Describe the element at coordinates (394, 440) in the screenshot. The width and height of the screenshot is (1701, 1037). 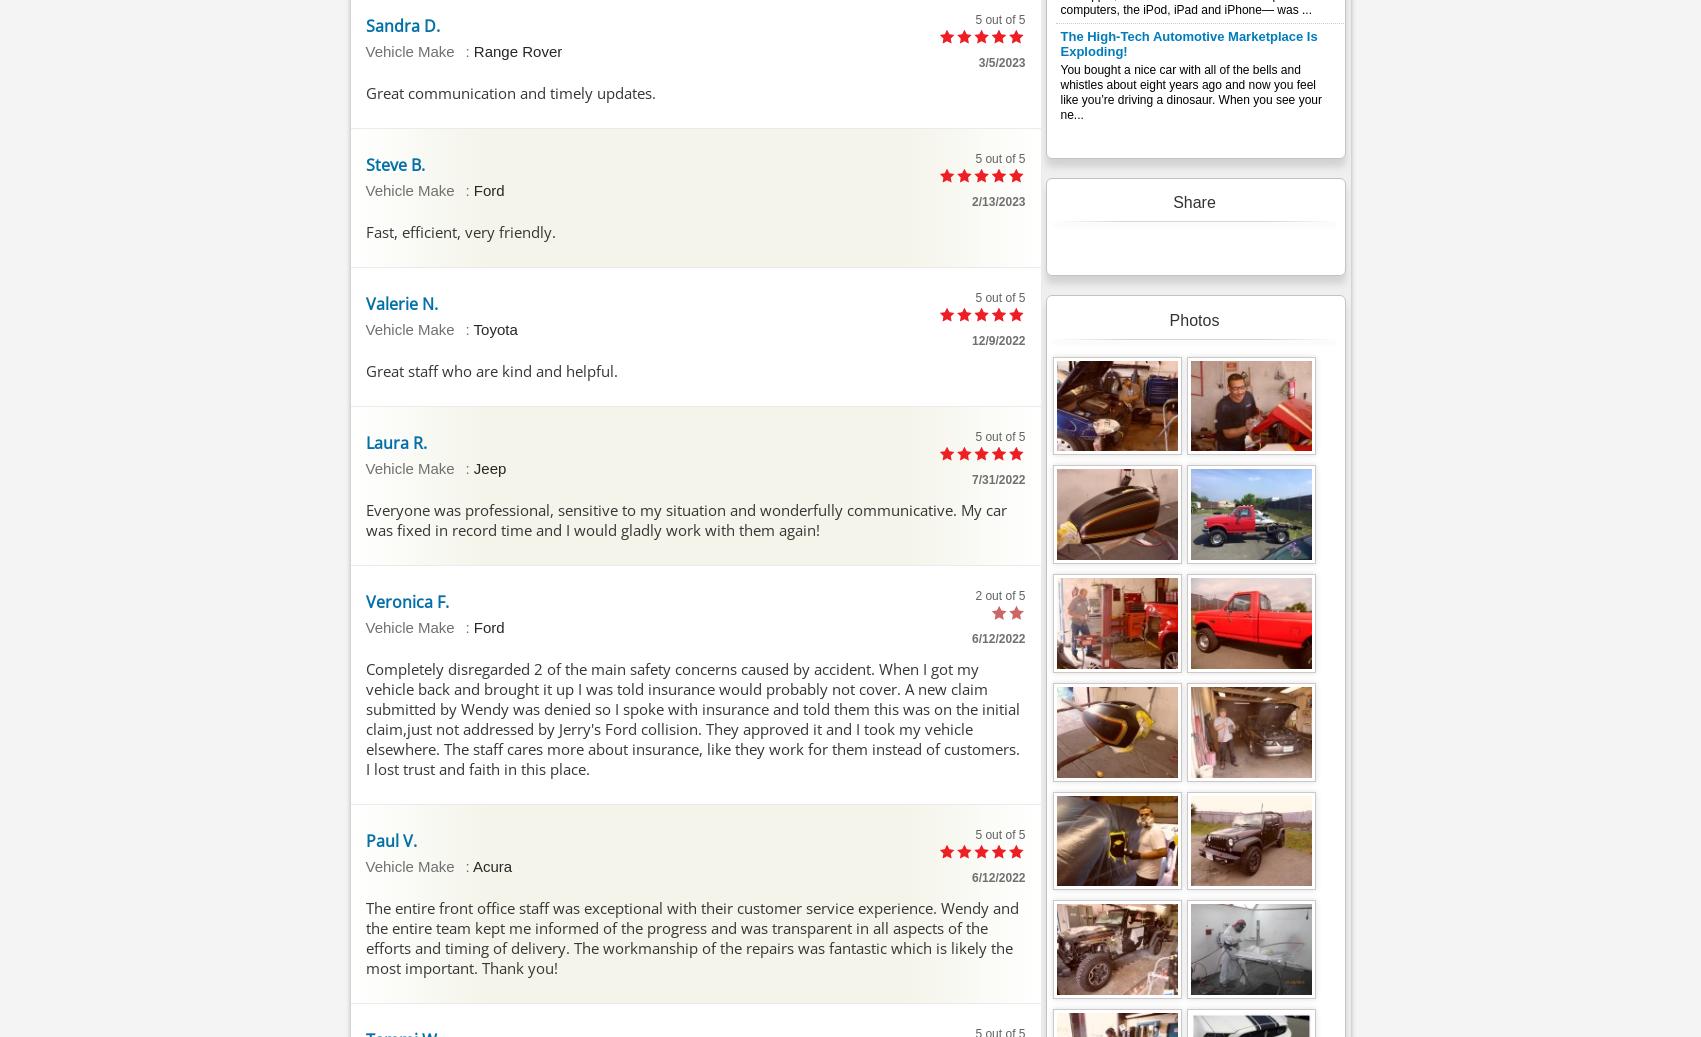
I see `'Laura R.'` at that location.